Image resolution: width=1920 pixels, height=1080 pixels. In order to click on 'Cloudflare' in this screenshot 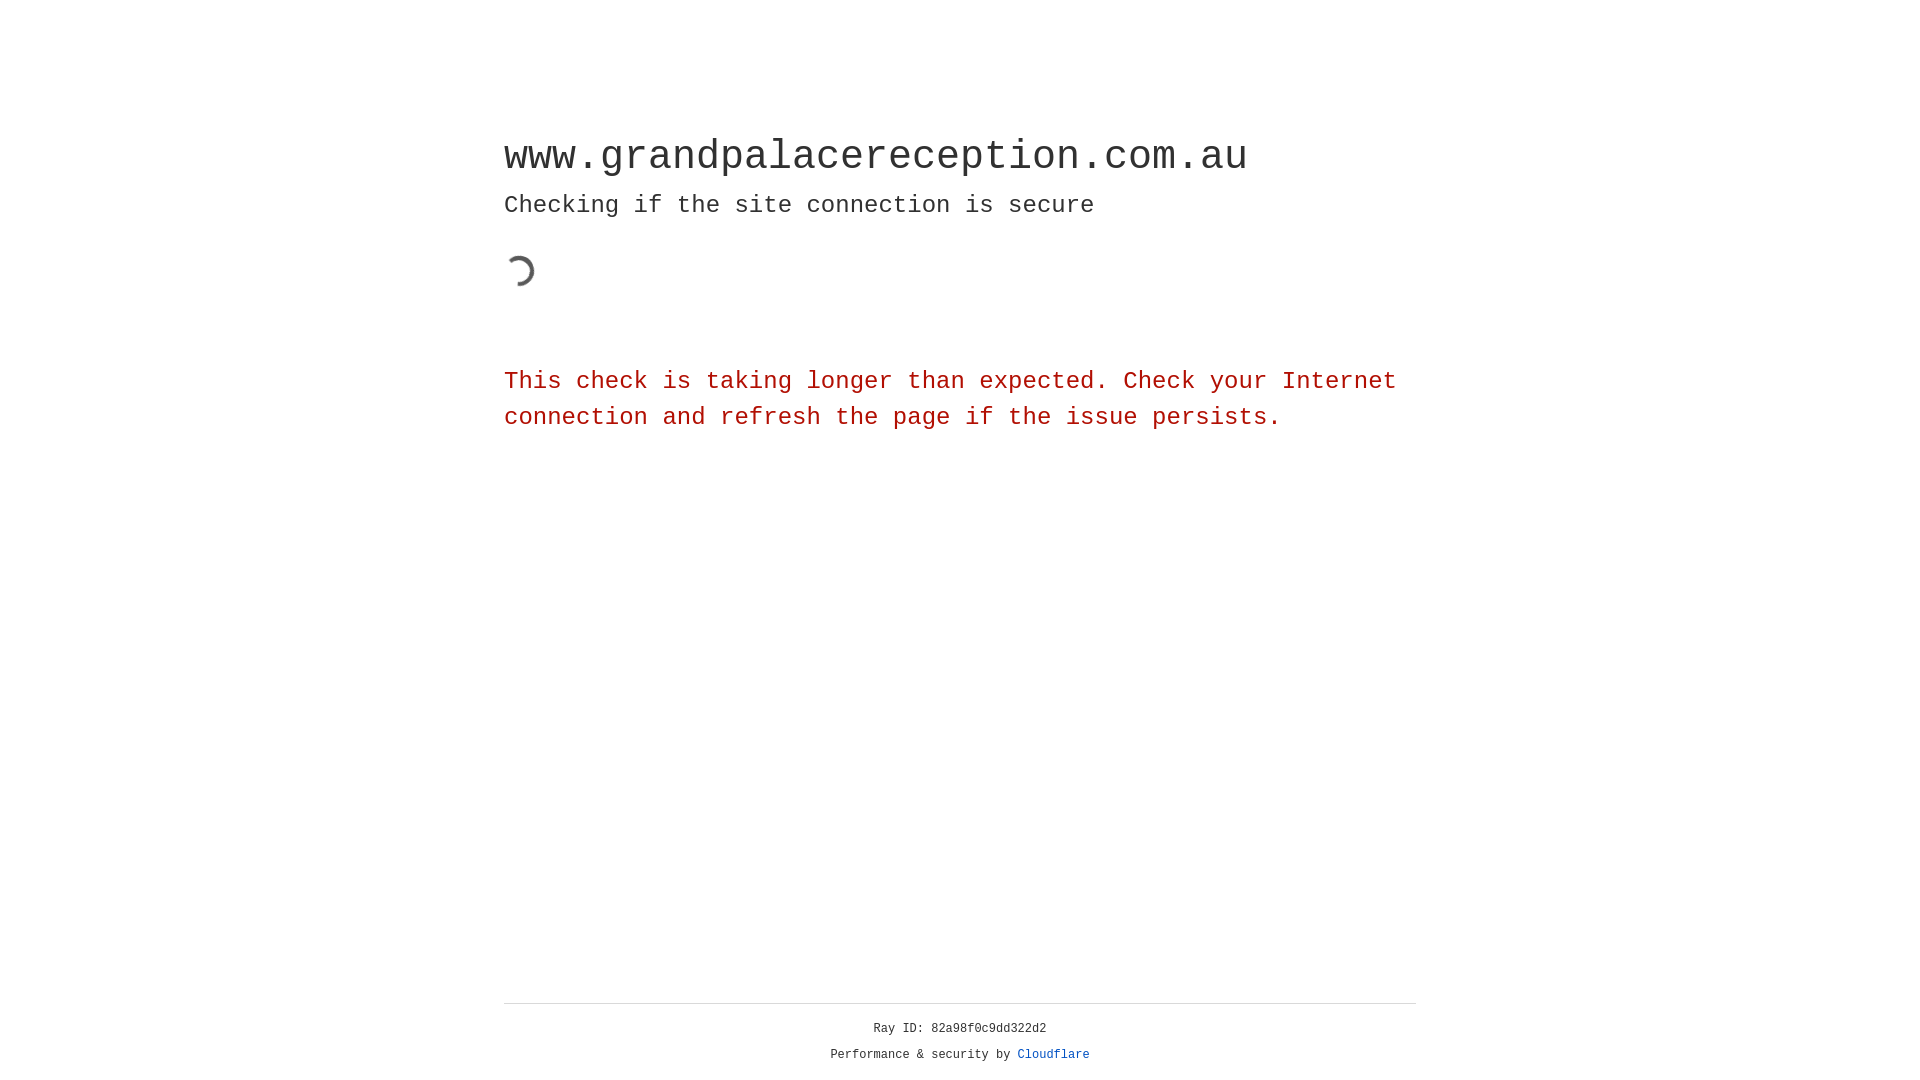, I will do `click(1053, 1054)`.